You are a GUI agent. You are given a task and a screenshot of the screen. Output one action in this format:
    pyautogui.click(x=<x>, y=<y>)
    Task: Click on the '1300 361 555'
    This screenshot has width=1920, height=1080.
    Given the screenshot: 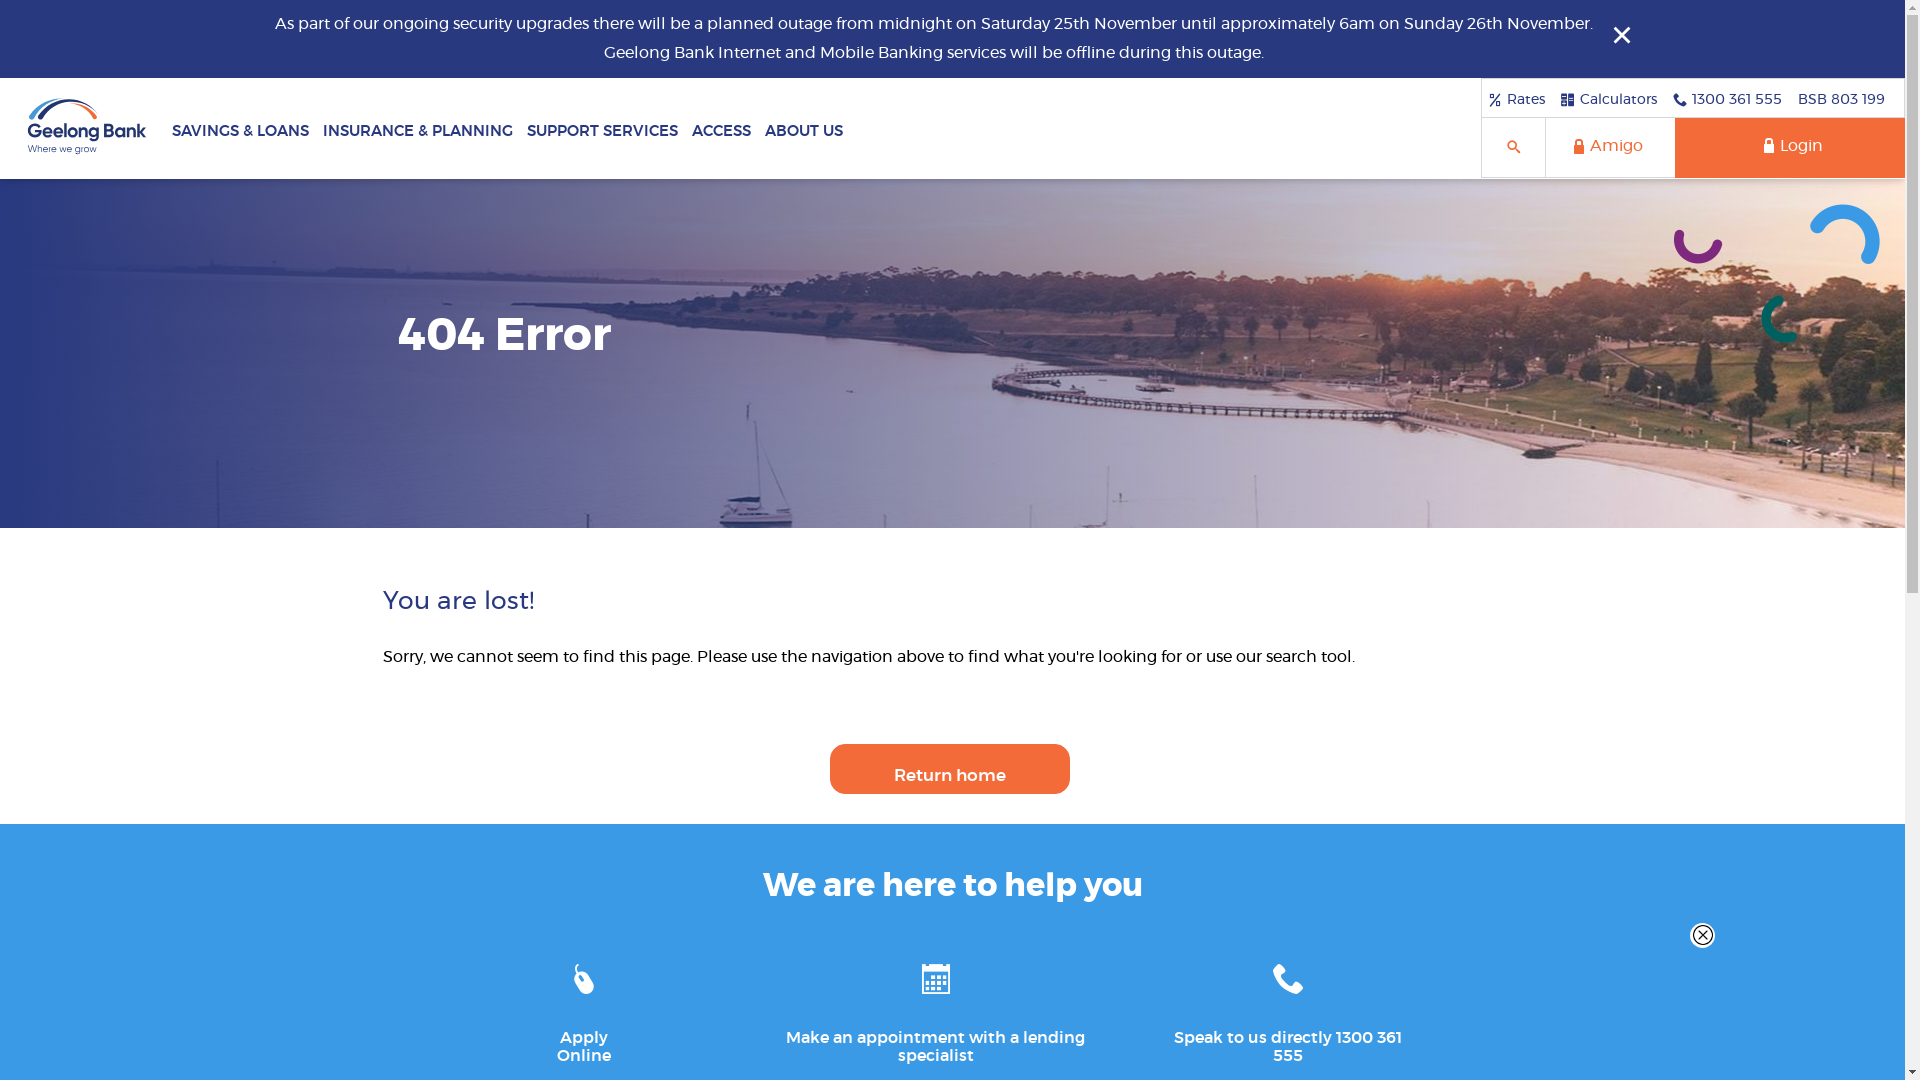 What is the action you would take?
    pyautogui.click(x=1726, y=99)
    